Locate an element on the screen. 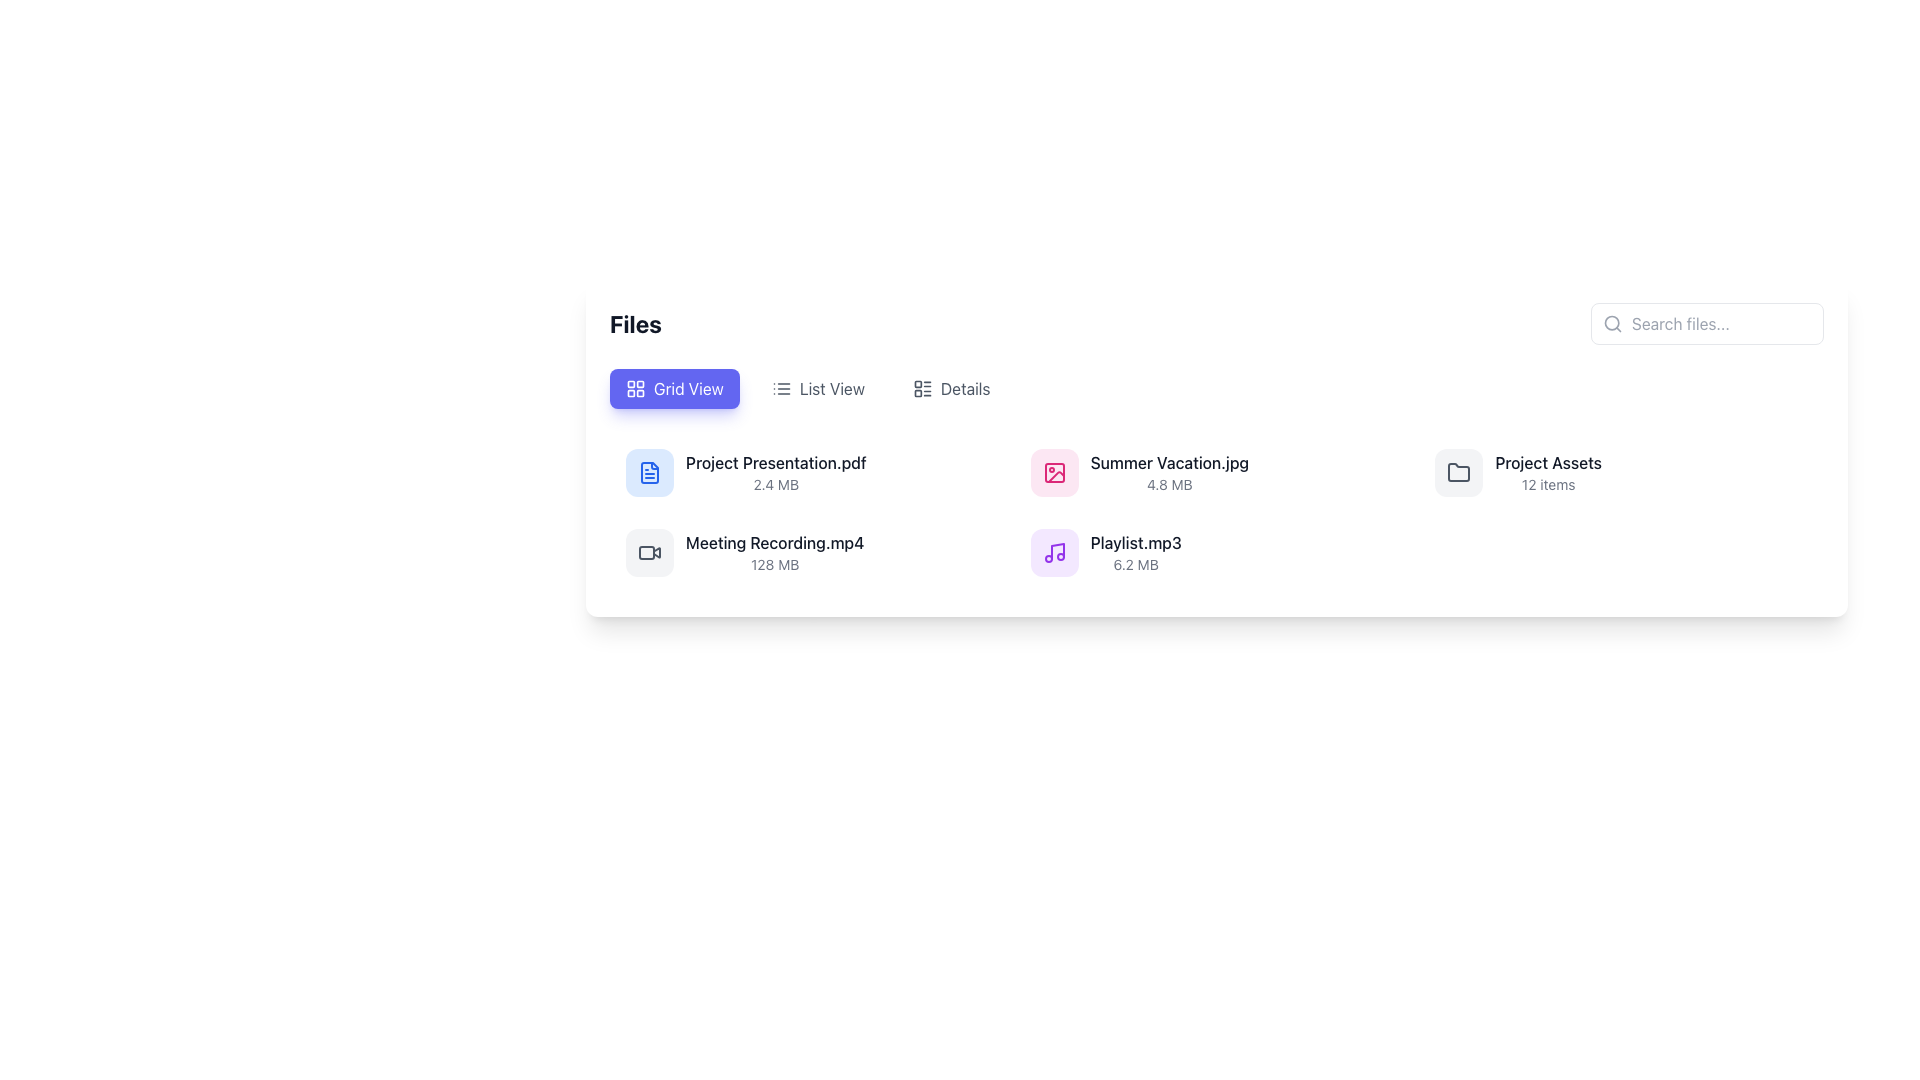 This screenshot has height=1080, width=1920. the search input field located on the right-hand side of the 'Files' section is located at coordinates (1706, 323).